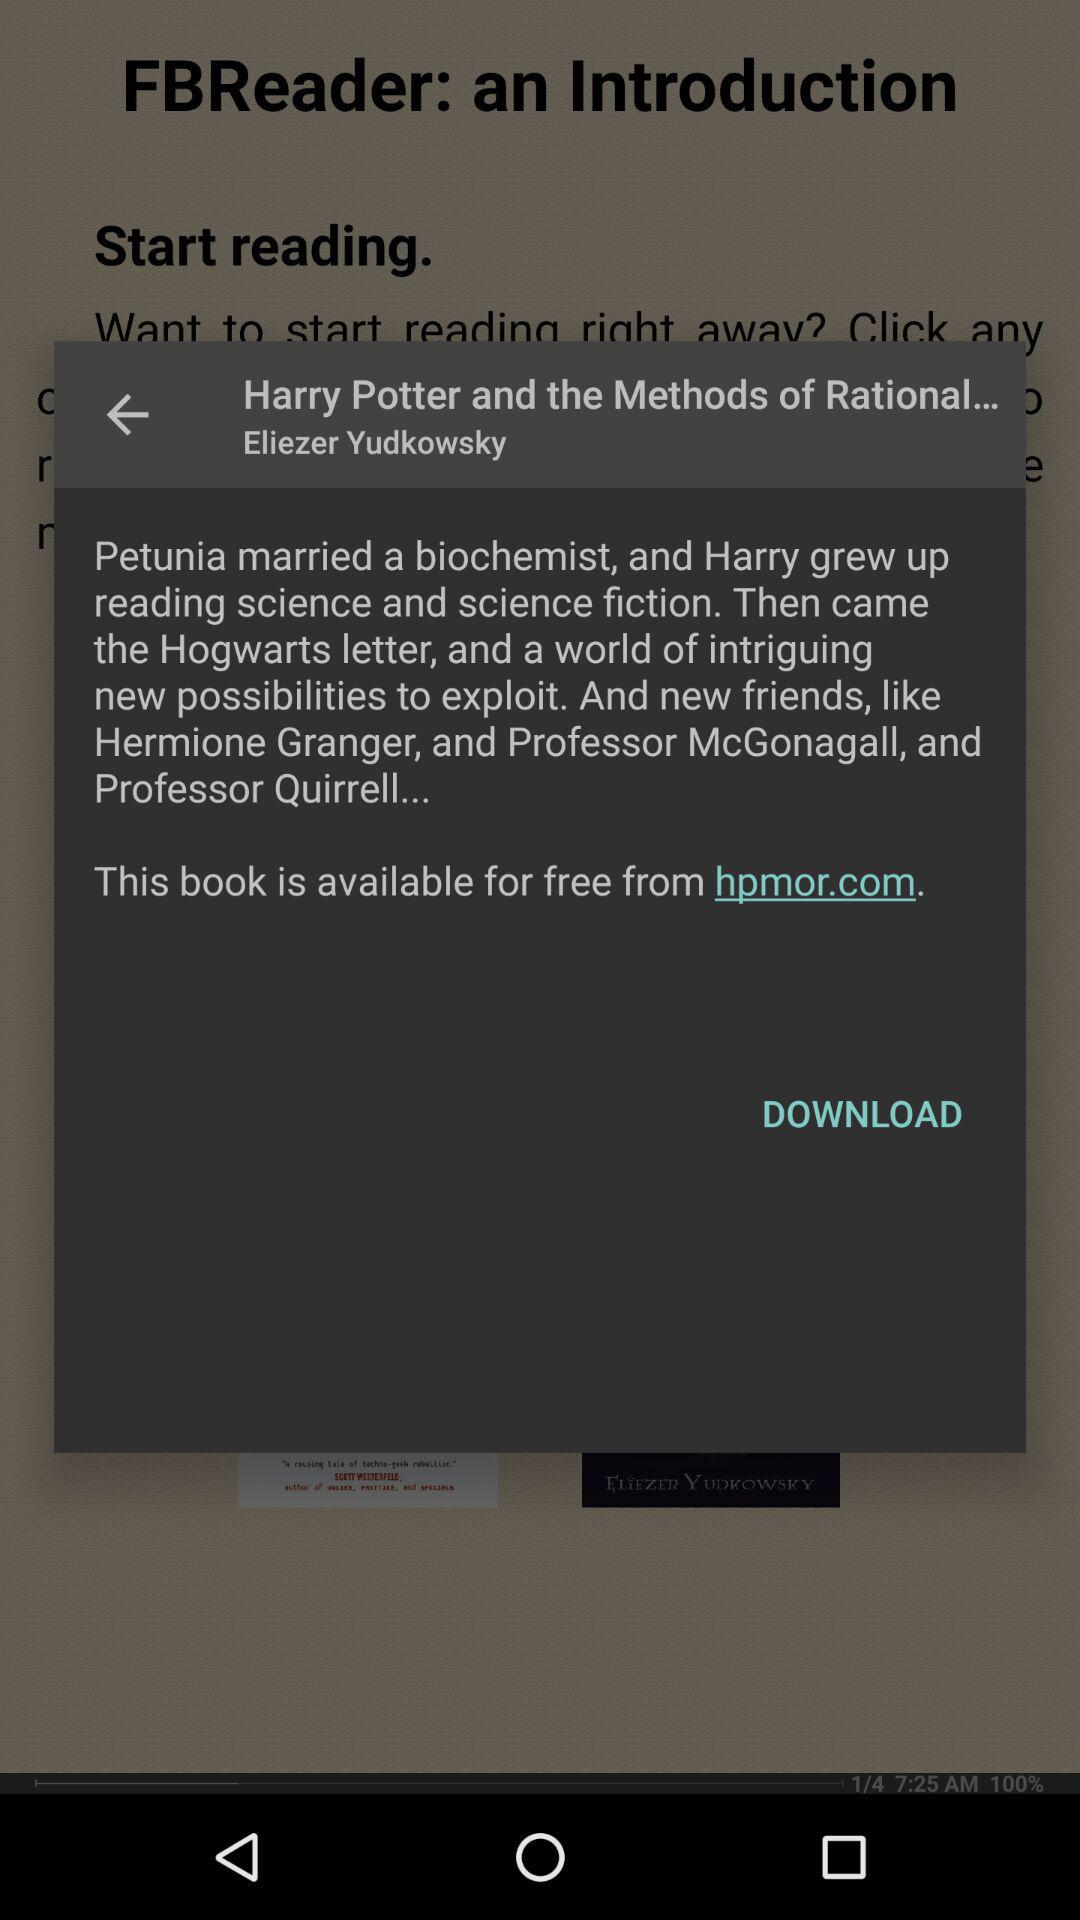 This screenshot has width=1080, height=1920. I want to click on the icon above petunia married a item, so click(127, 413).